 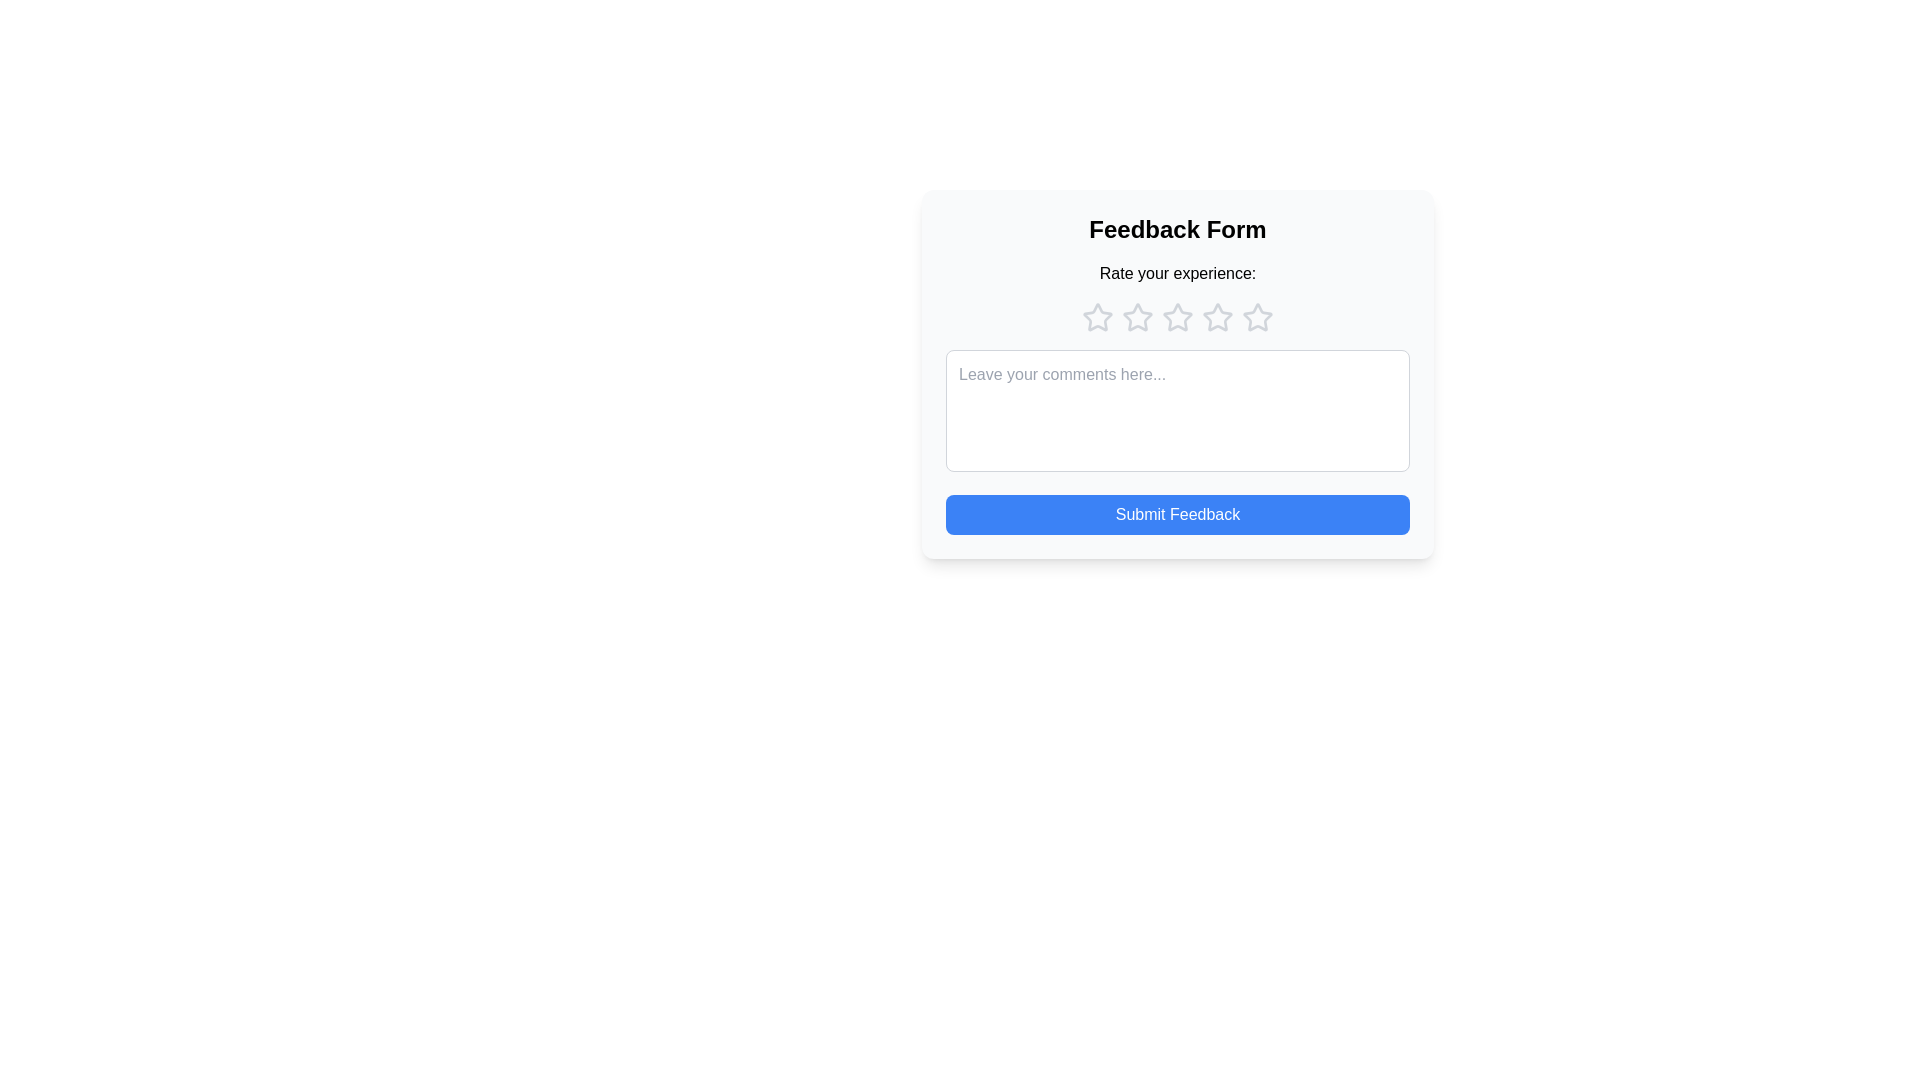 What do you see at coordinates (1097, 316) in the screenshot?
I see `the first star in the horizontal row of rating stars to register the lowest score in the rating system, located below the 'Rate your experience' label in the feedback form` at bounding box center [1097, 316].